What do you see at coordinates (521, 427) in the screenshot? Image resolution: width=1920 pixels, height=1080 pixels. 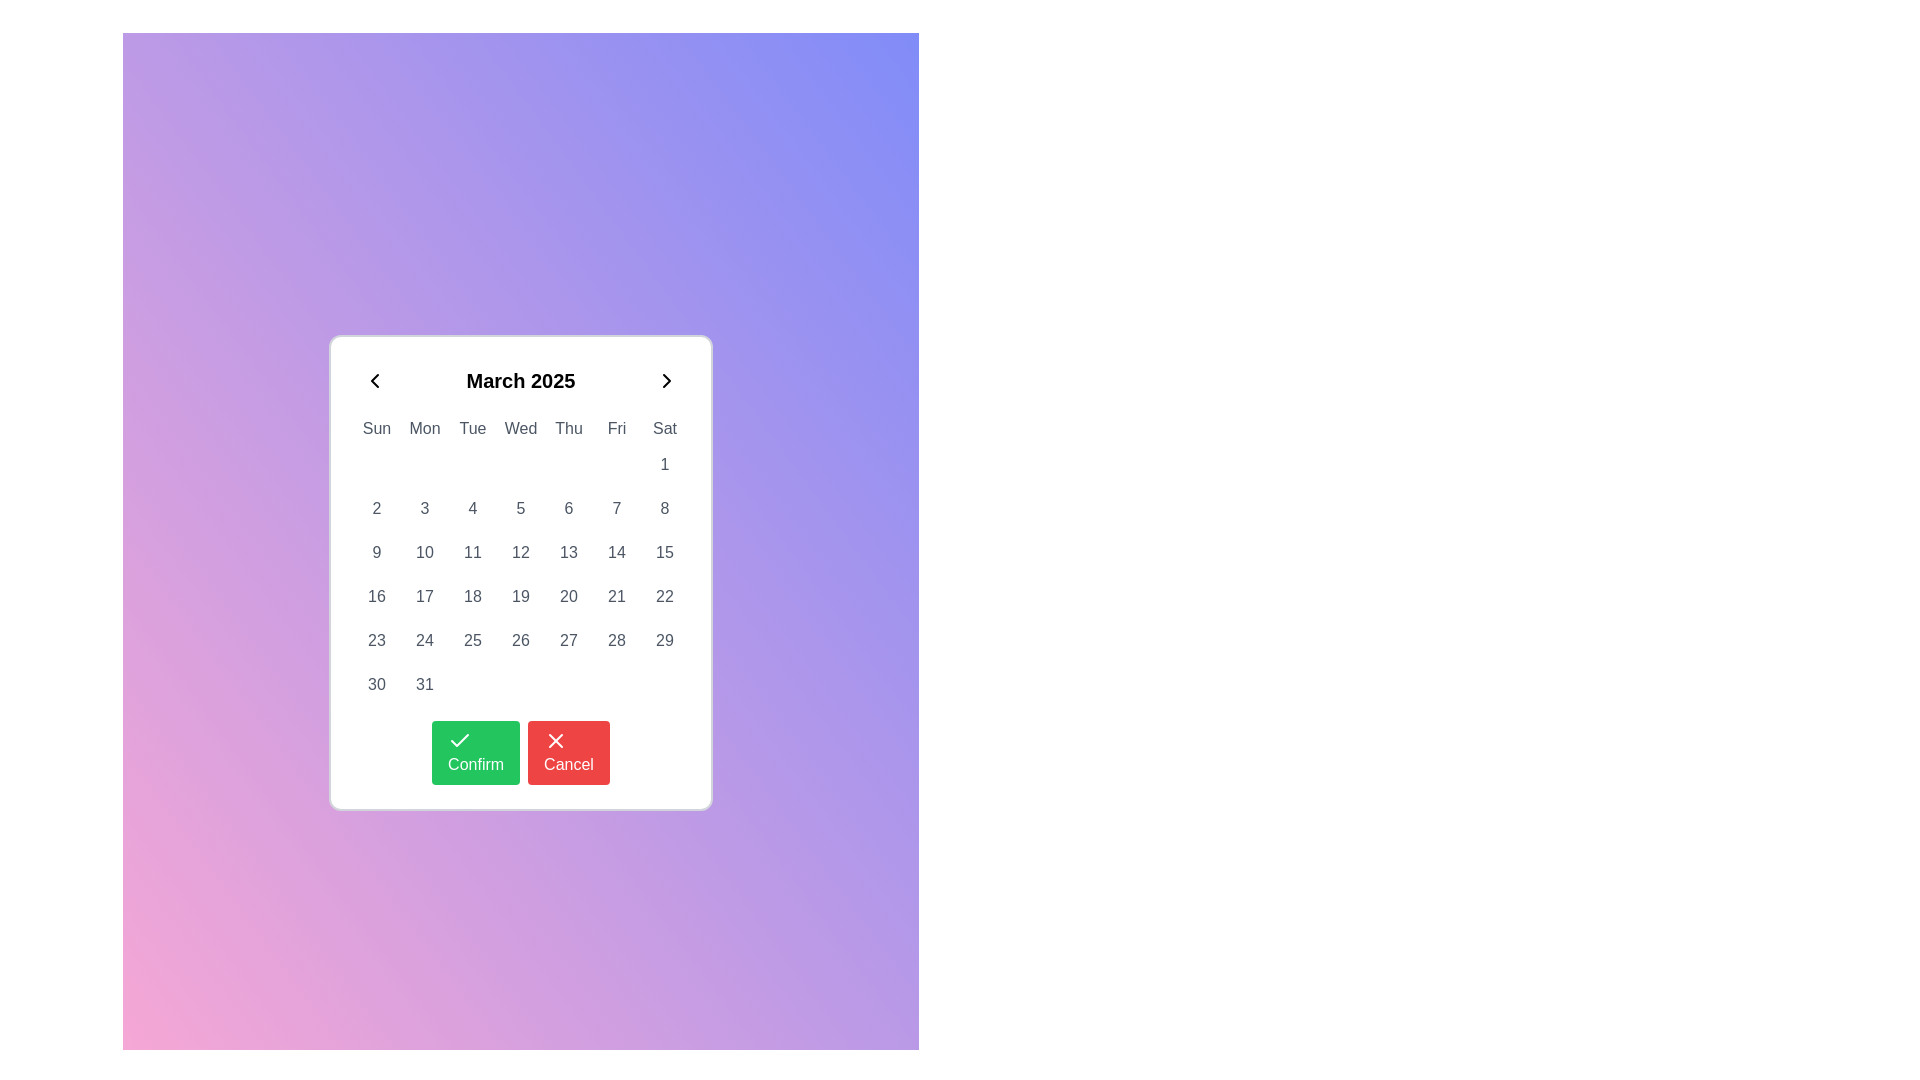 I see `the Text label indicating 'Wednesday' in the calendar week, which is the fourth item in the weekday header row` at bounding box center [521, 427].